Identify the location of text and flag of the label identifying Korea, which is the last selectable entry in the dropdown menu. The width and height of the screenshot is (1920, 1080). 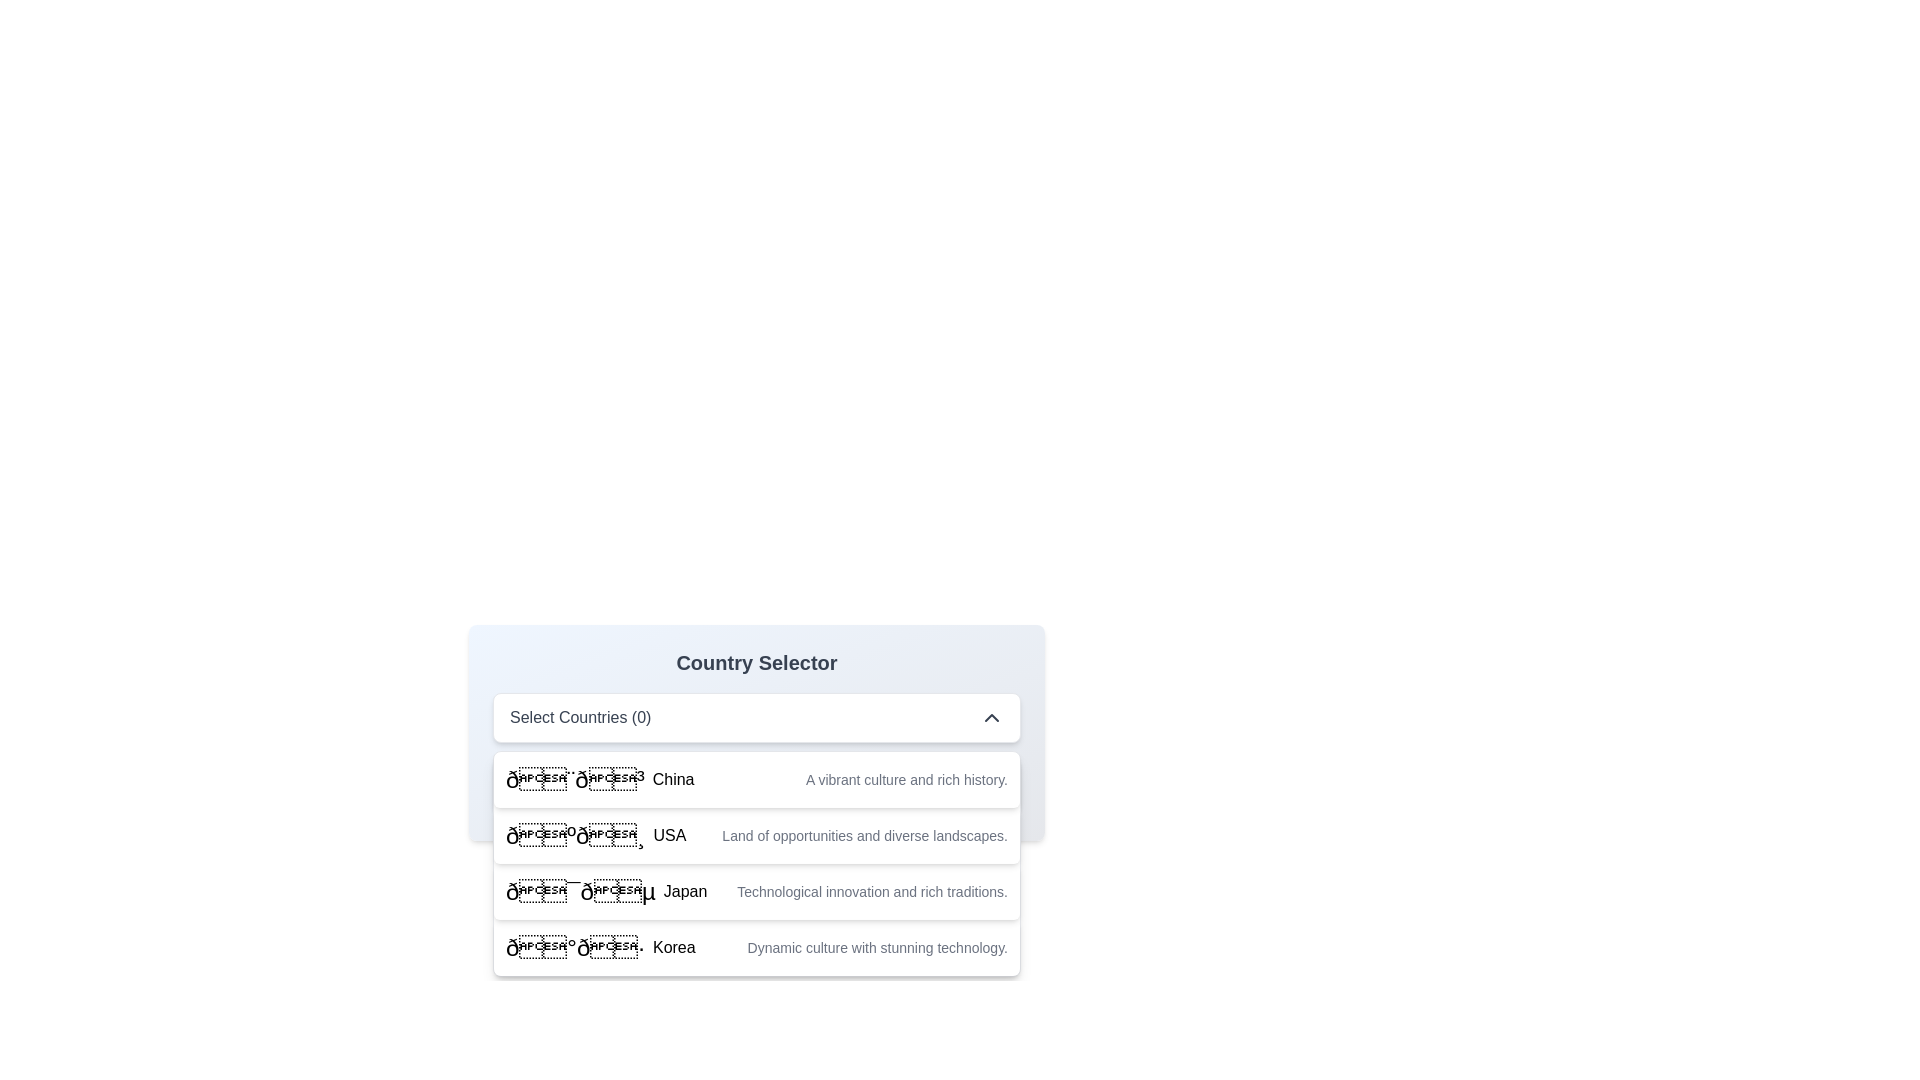
(599, 947).